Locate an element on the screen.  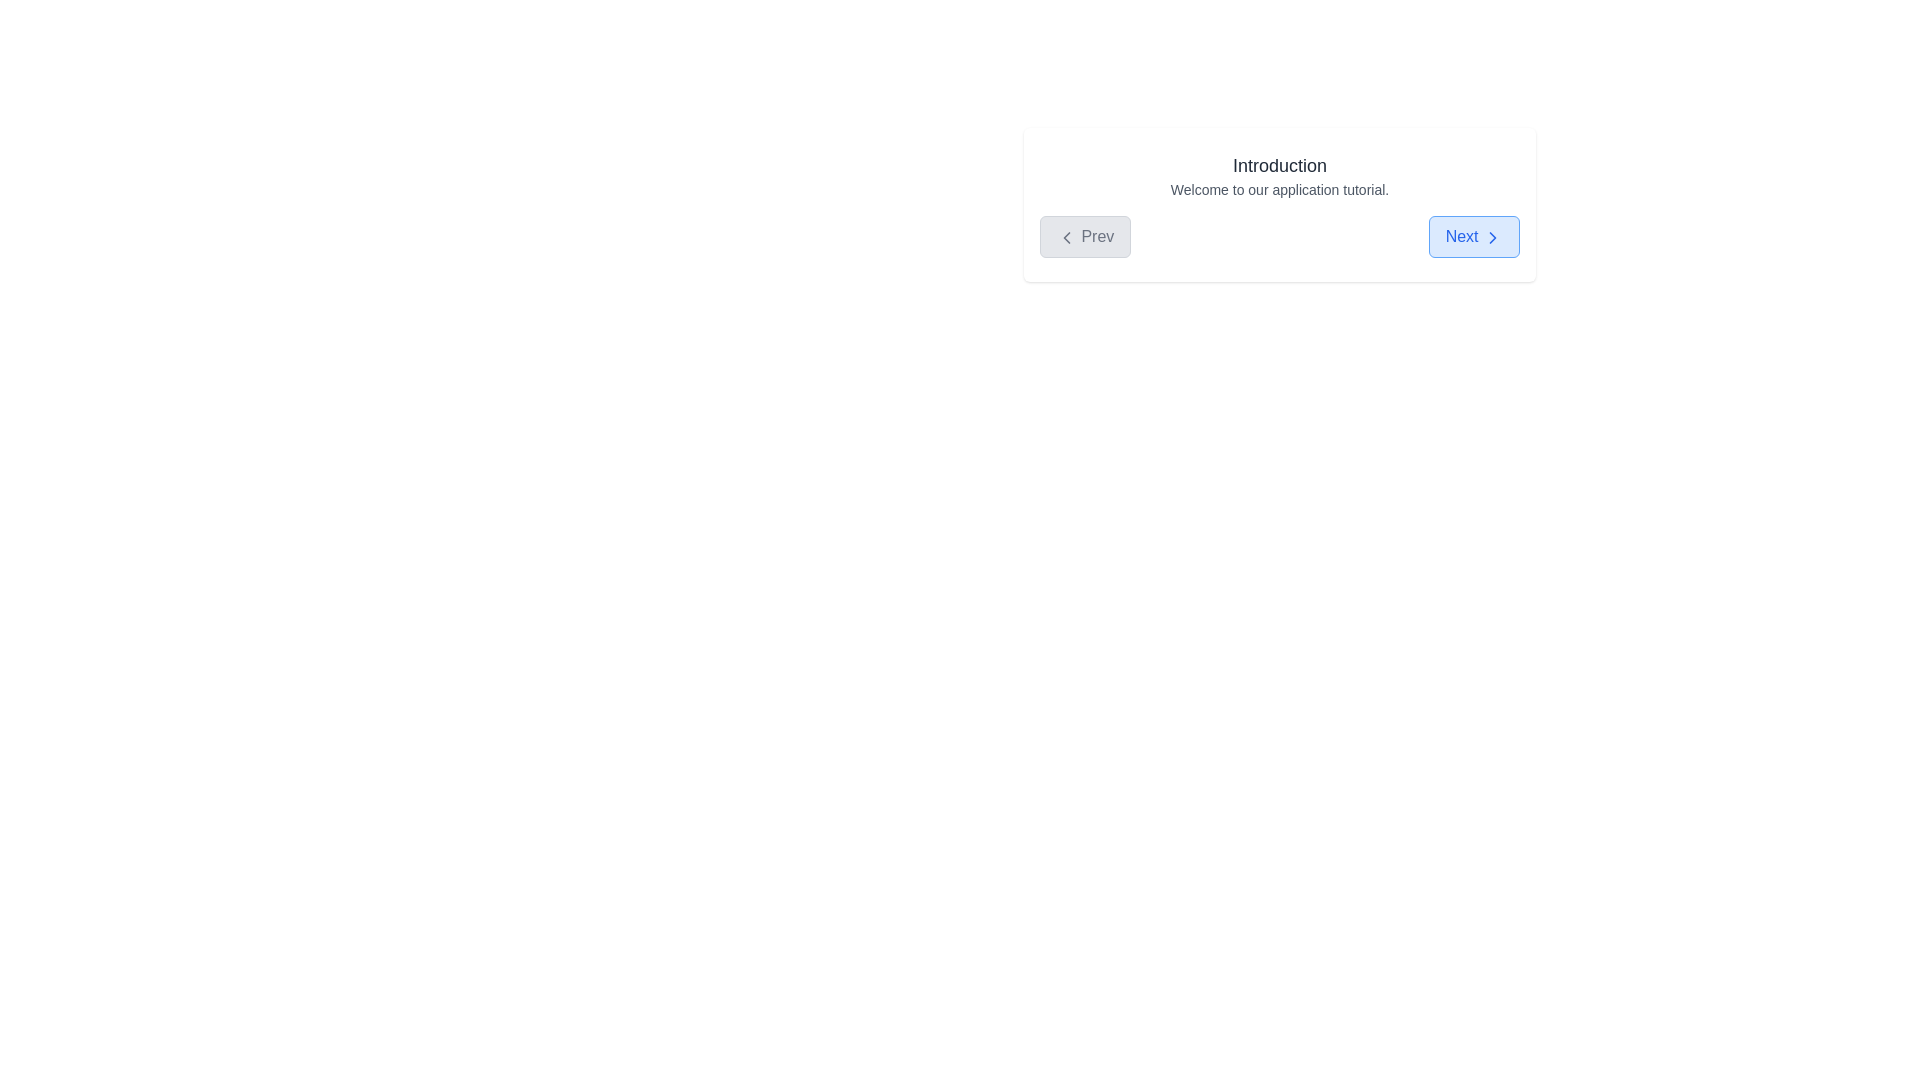
the Chevron icon located to the right of the 'Next' text label within the navigation button is located at coordinates (1492, 235).